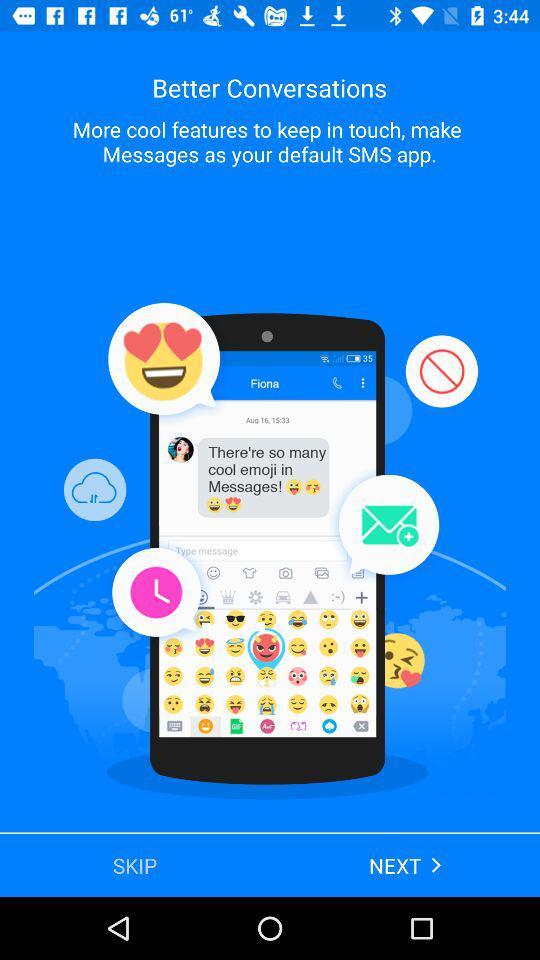 This screenshot has height=960, width=540. I want to click on the skip app, so click(135, 864).